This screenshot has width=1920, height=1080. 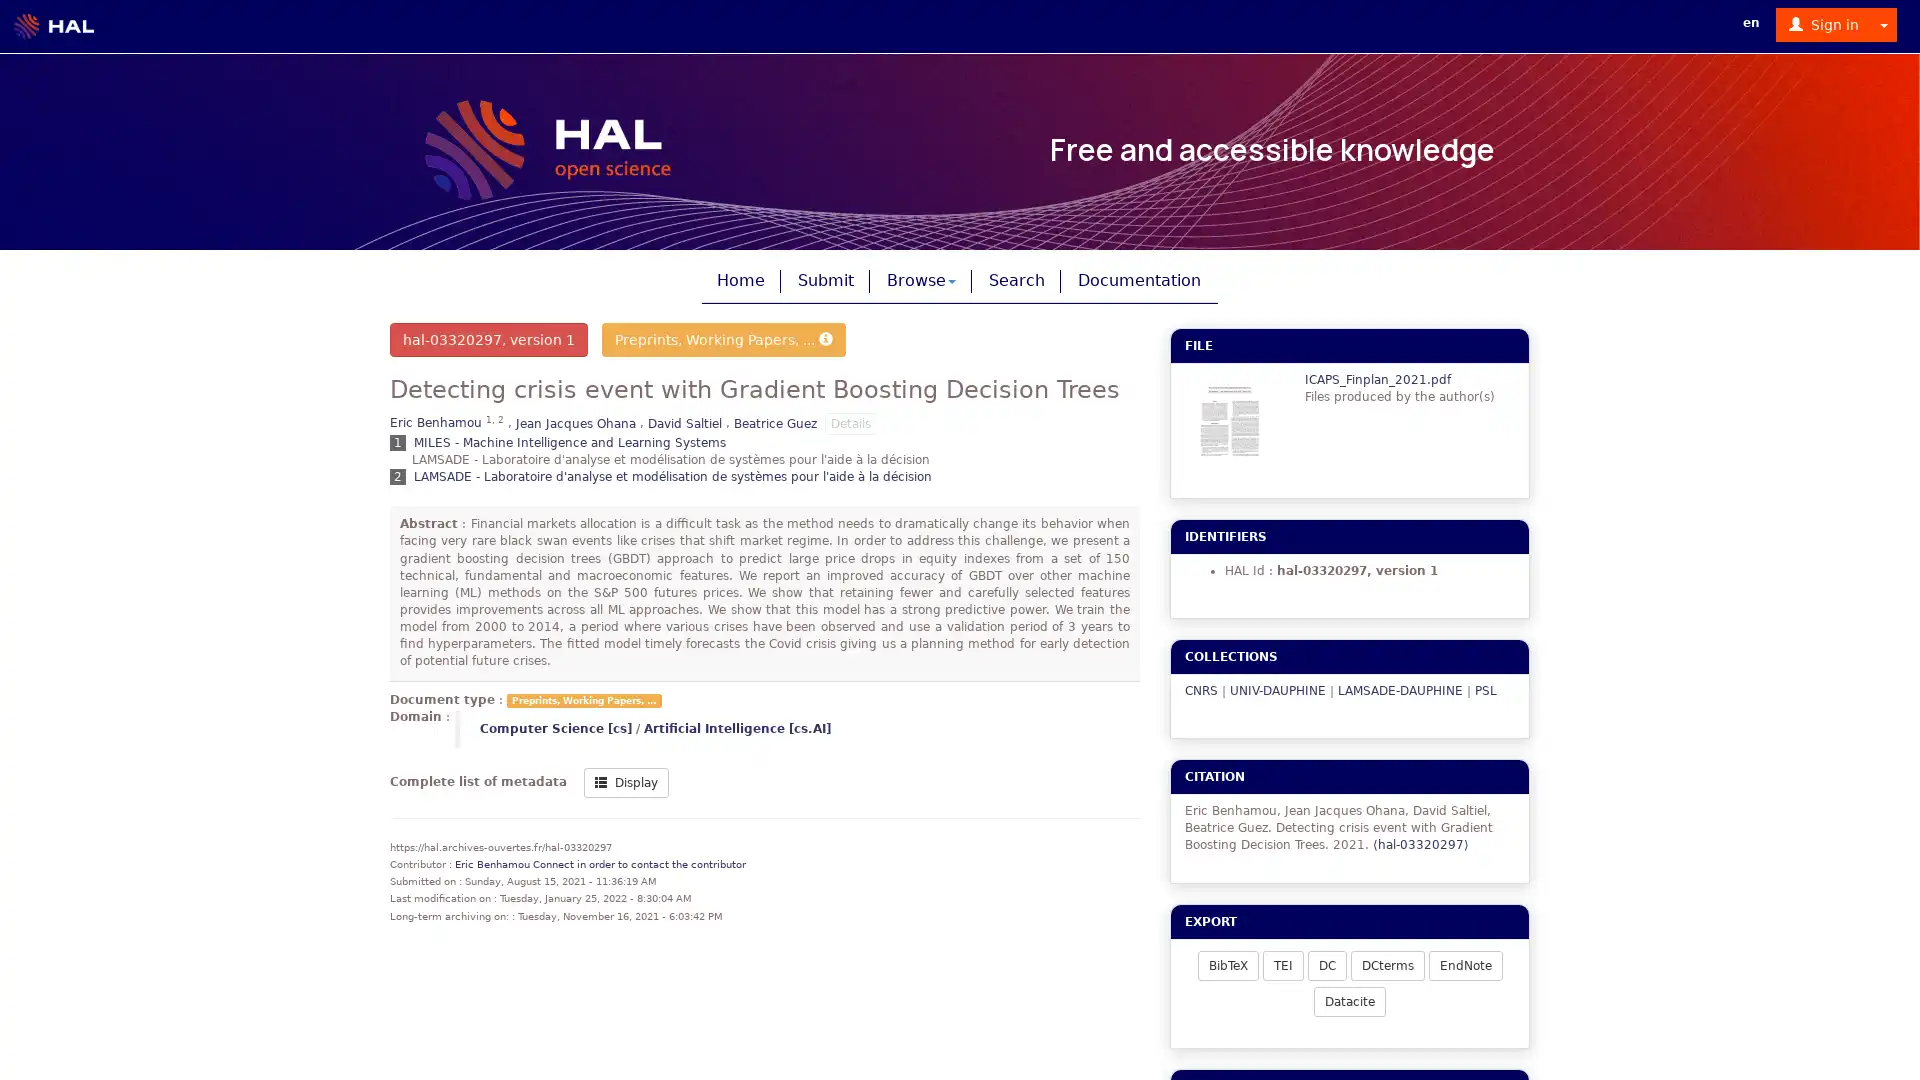 I want to click on DCterms, so click(x=1386, y=963).